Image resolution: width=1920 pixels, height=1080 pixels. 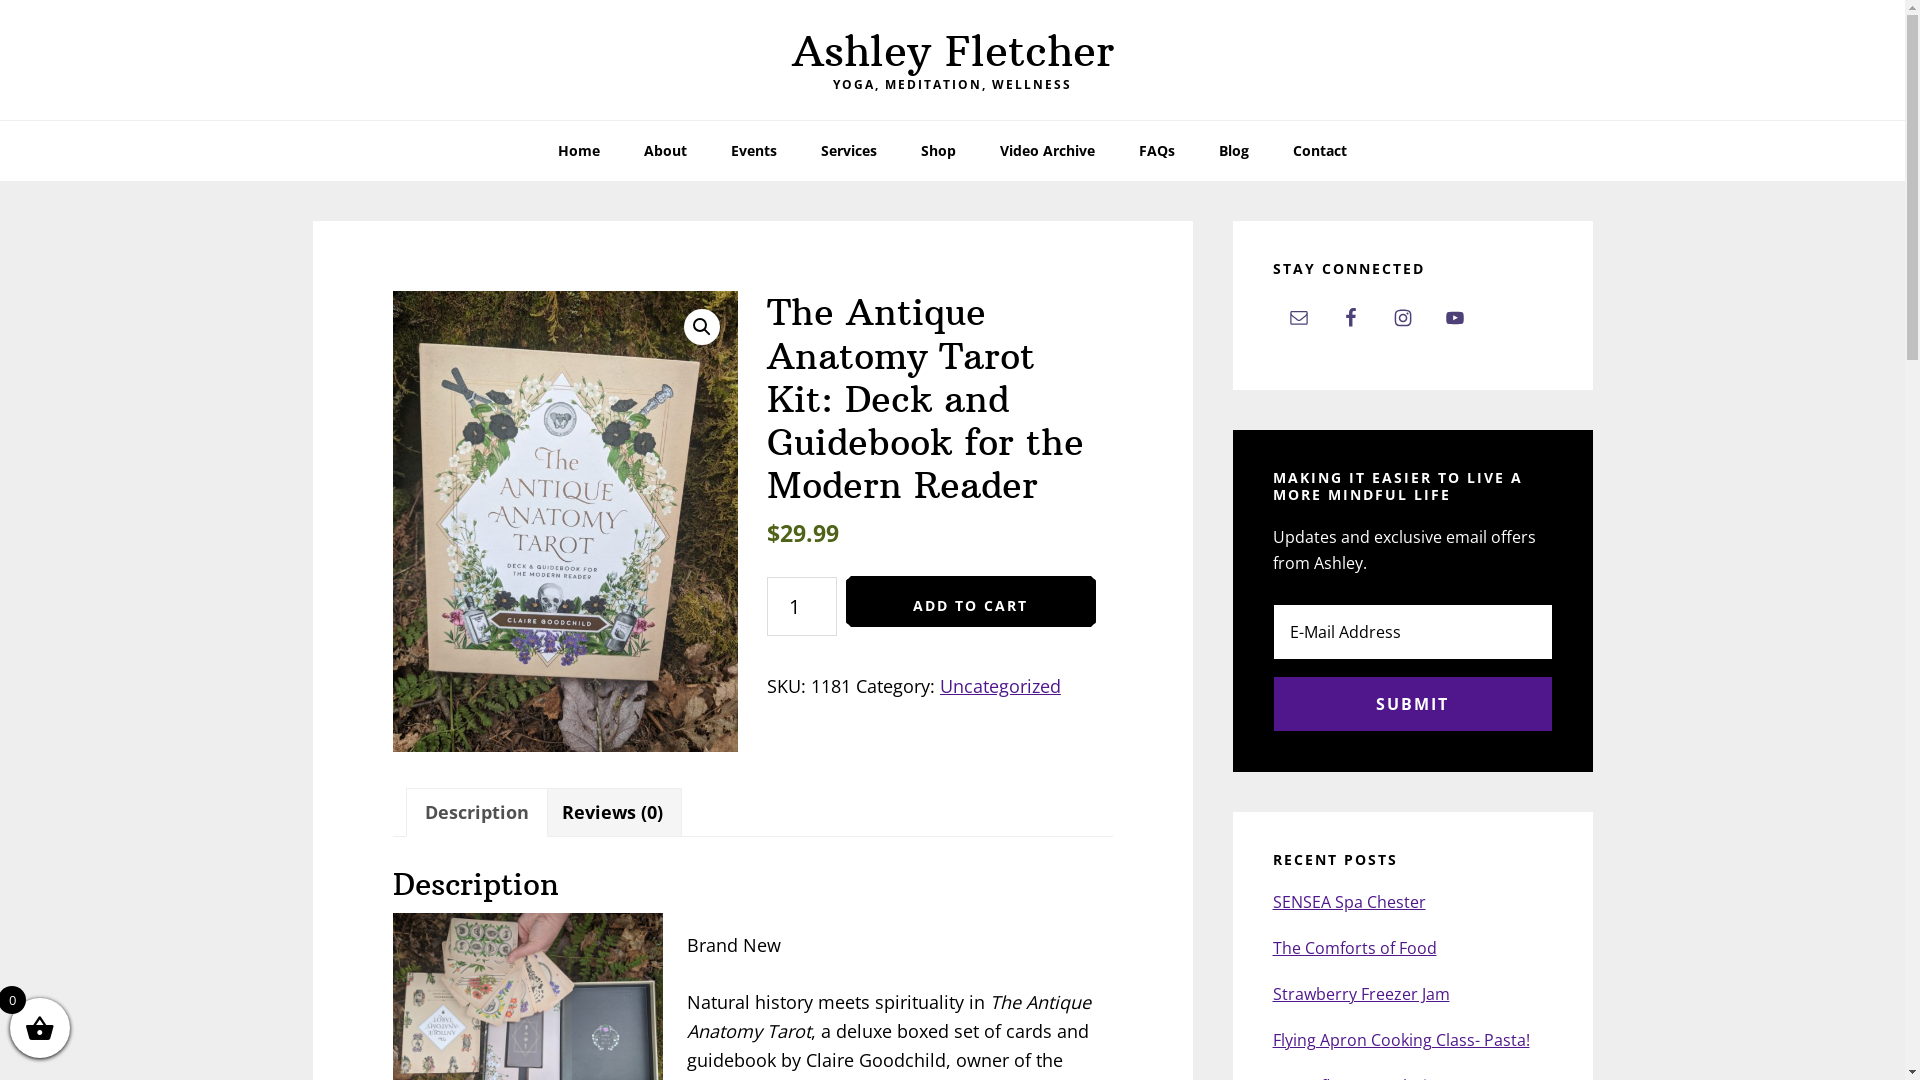 I want to click on 'Flying Apron Cooking Class- Pasta!', so click(x=1399, y=1039).